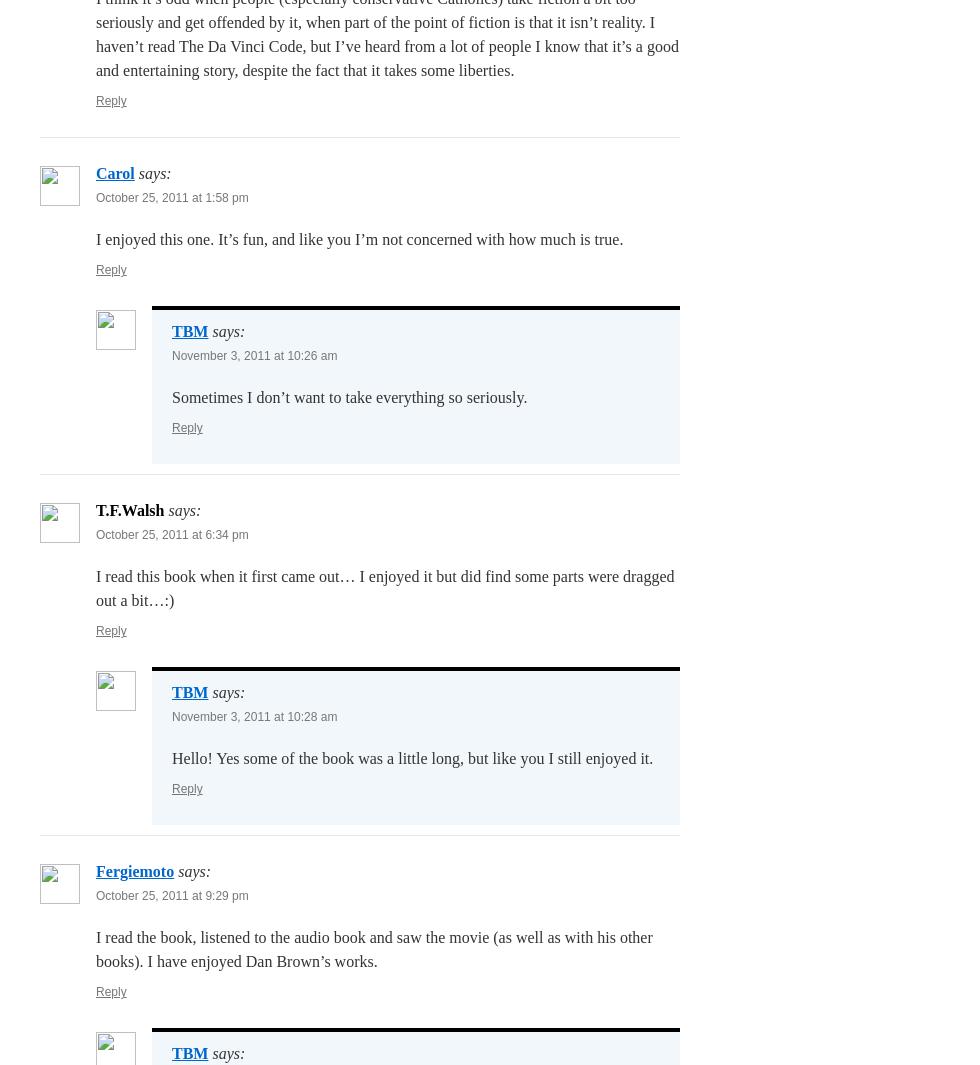  I want to click on 'October 25, 2011 at 1:58 pm', so click(96, 196).